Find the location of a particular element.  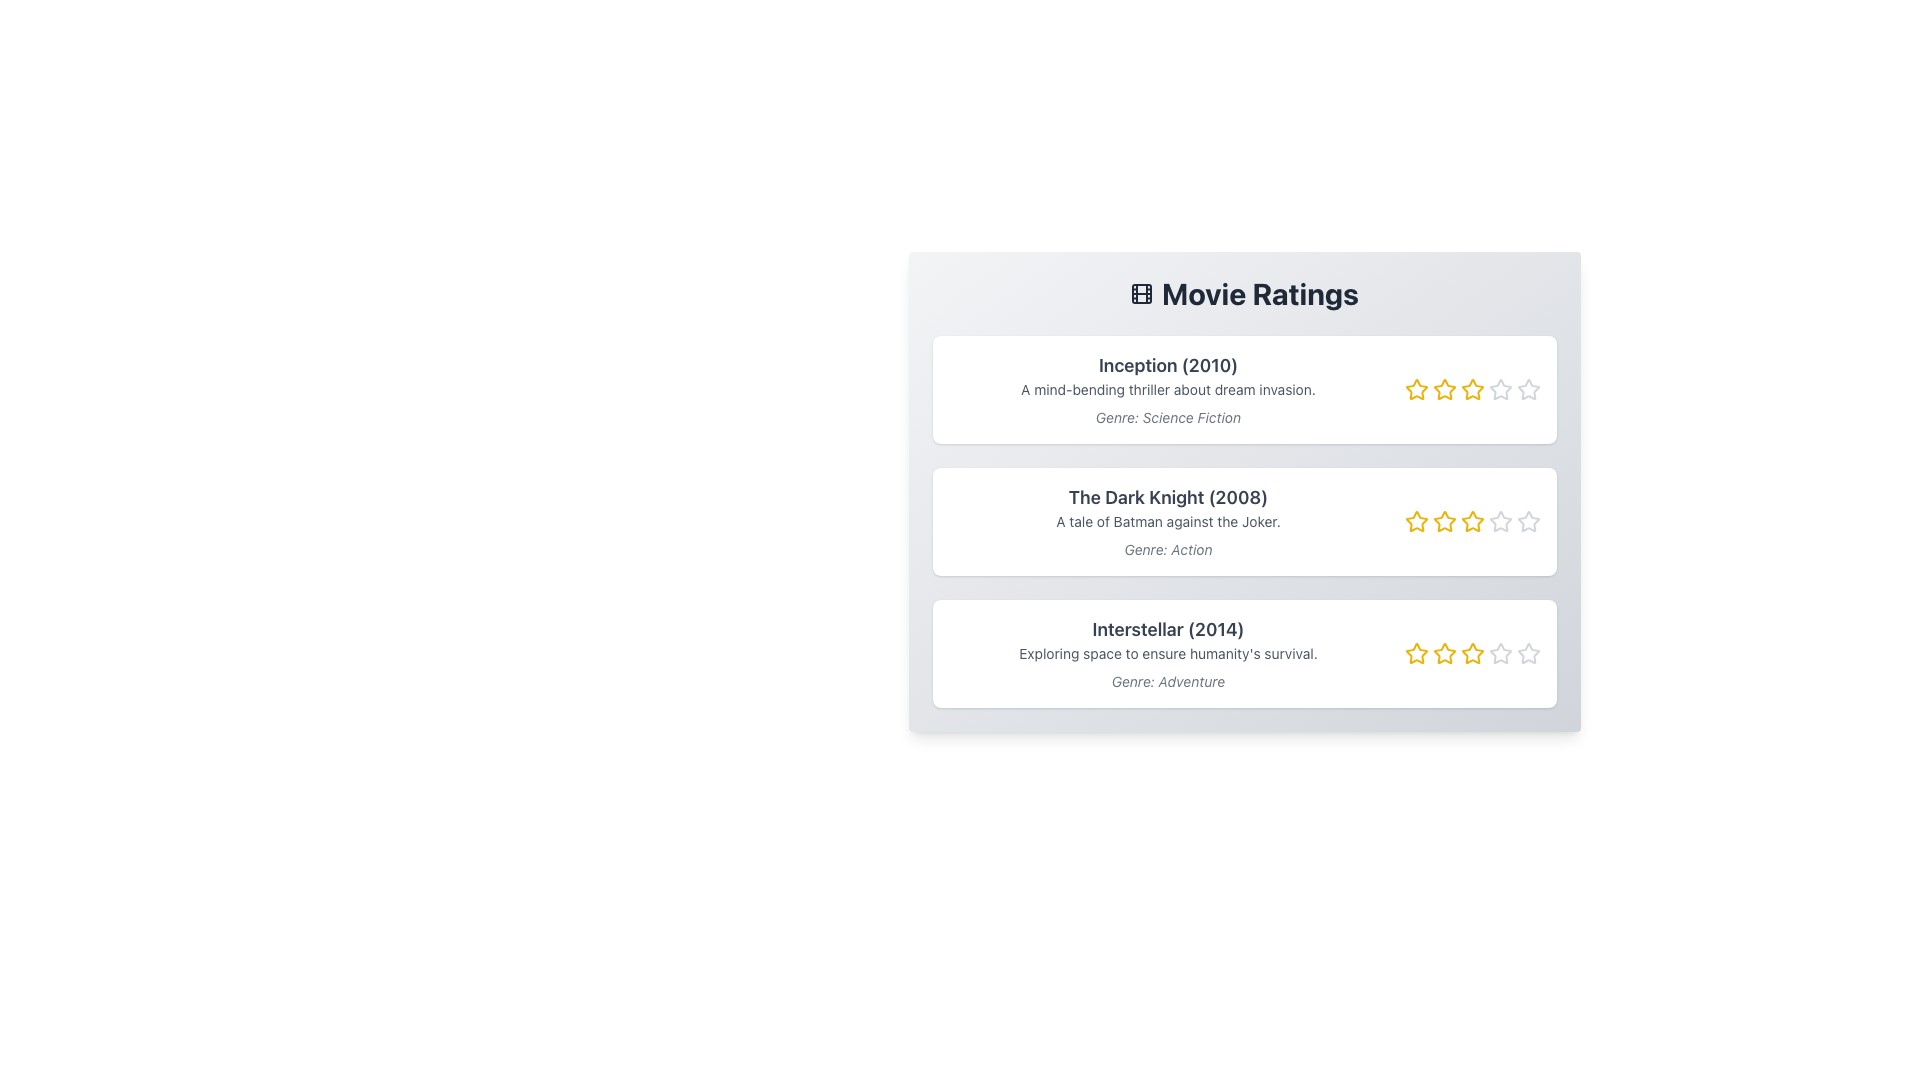

the third star icon in the rating system for 'The Dark Knight (2008)' is located at coordinates (1472, 520).